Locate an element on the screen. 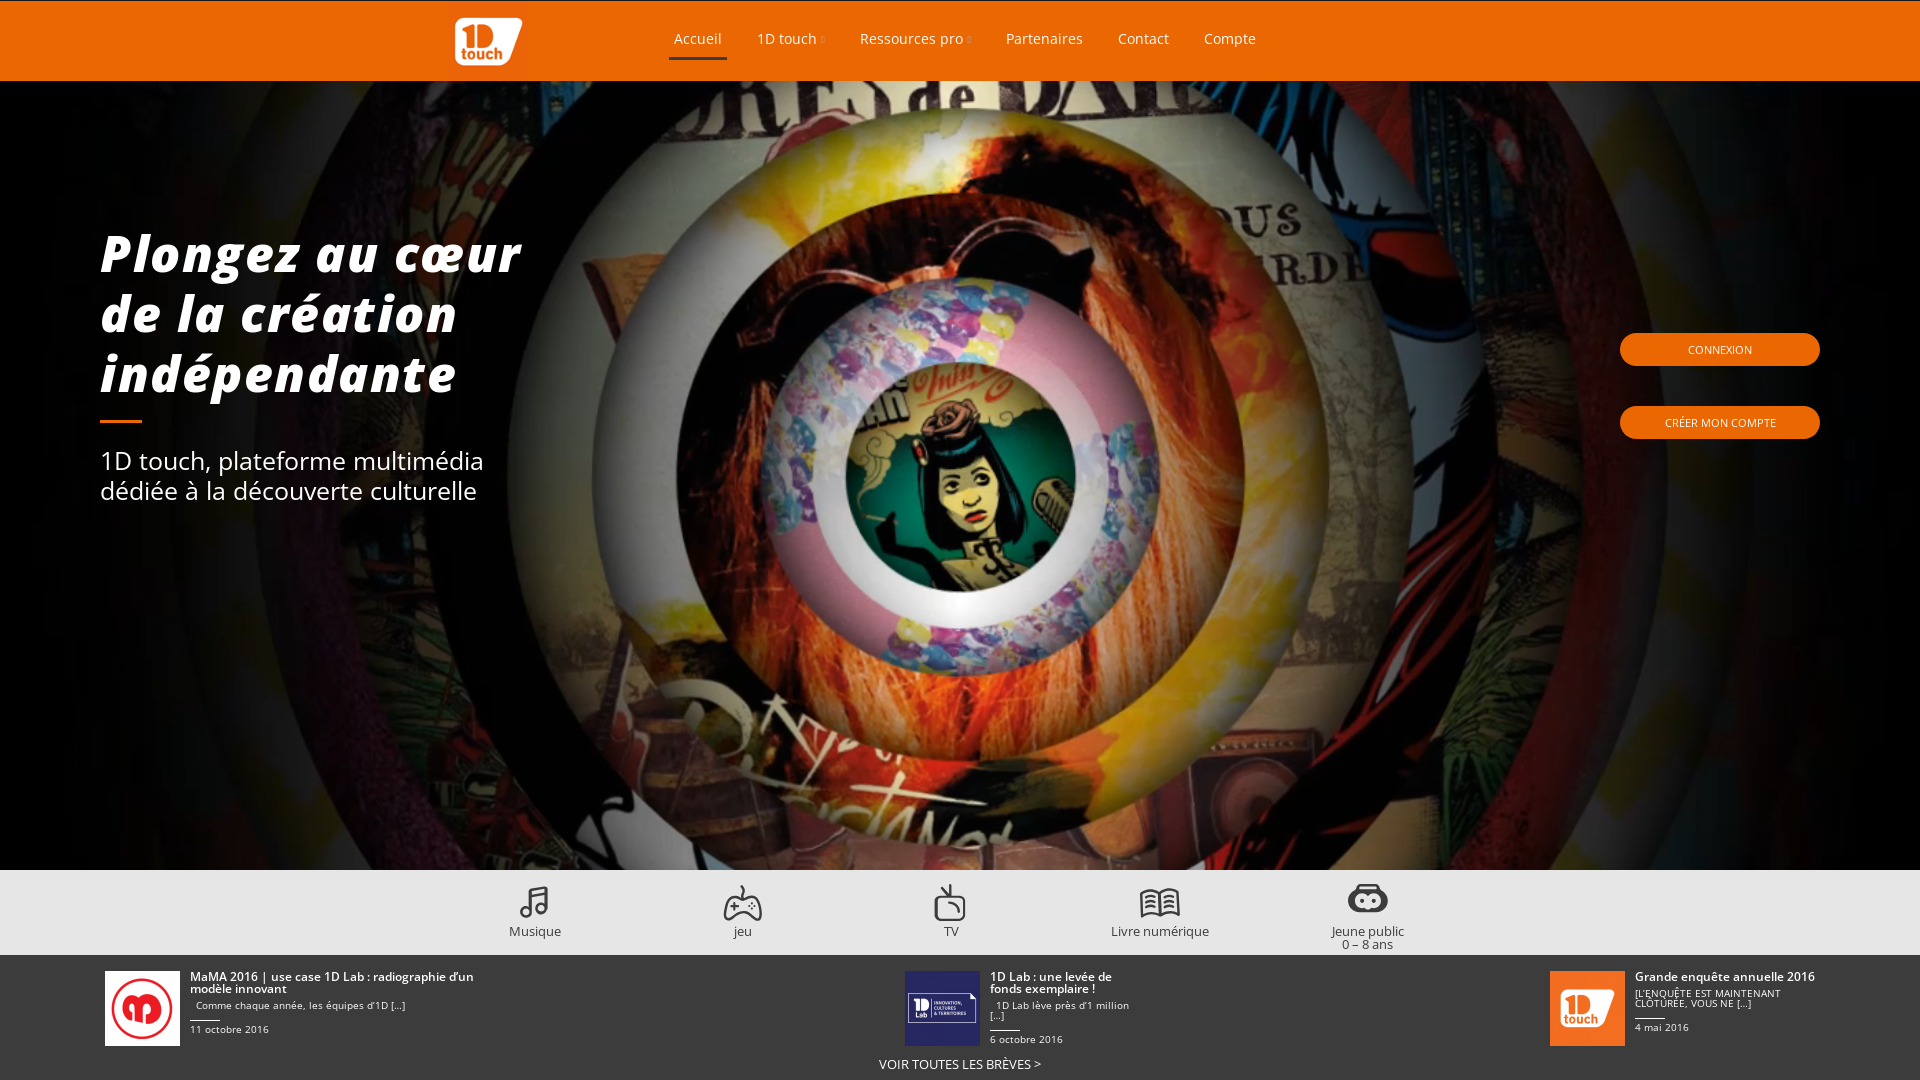 The image size is (1920, 1080). 'Ressources pro' is located at coordinates (854, 41).